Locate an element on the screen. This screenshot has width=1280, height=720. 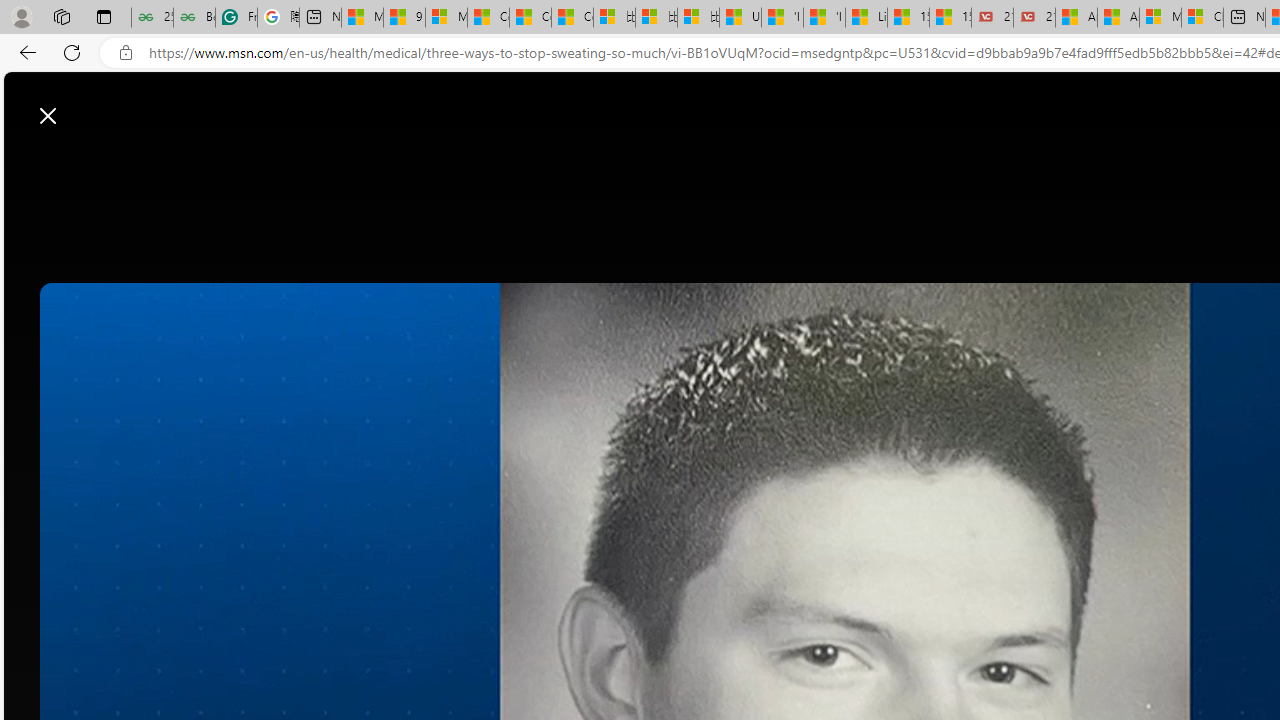
'Free AI Writing Assistance for Students | Grammarly' is located at coordinates (236, 17).